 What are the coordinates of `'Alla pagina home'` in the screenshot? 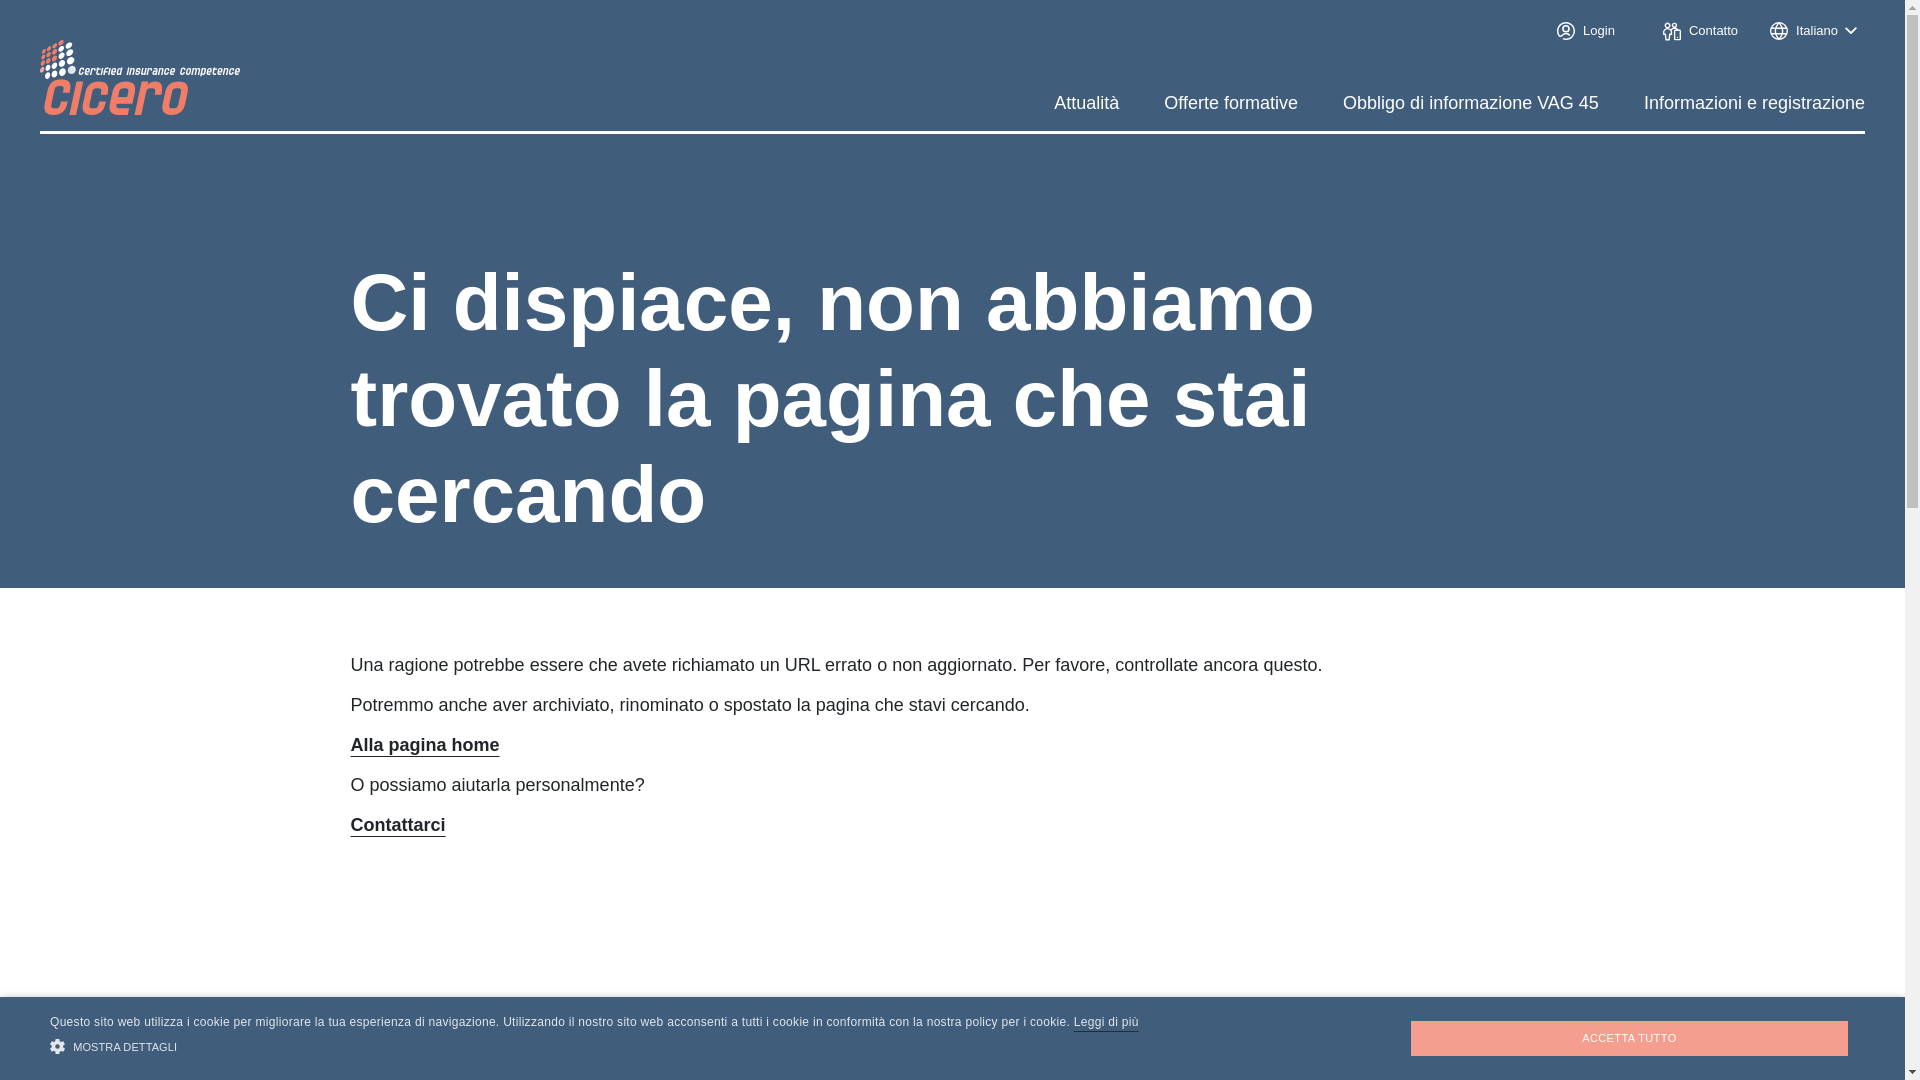 It's located at (350, 744).